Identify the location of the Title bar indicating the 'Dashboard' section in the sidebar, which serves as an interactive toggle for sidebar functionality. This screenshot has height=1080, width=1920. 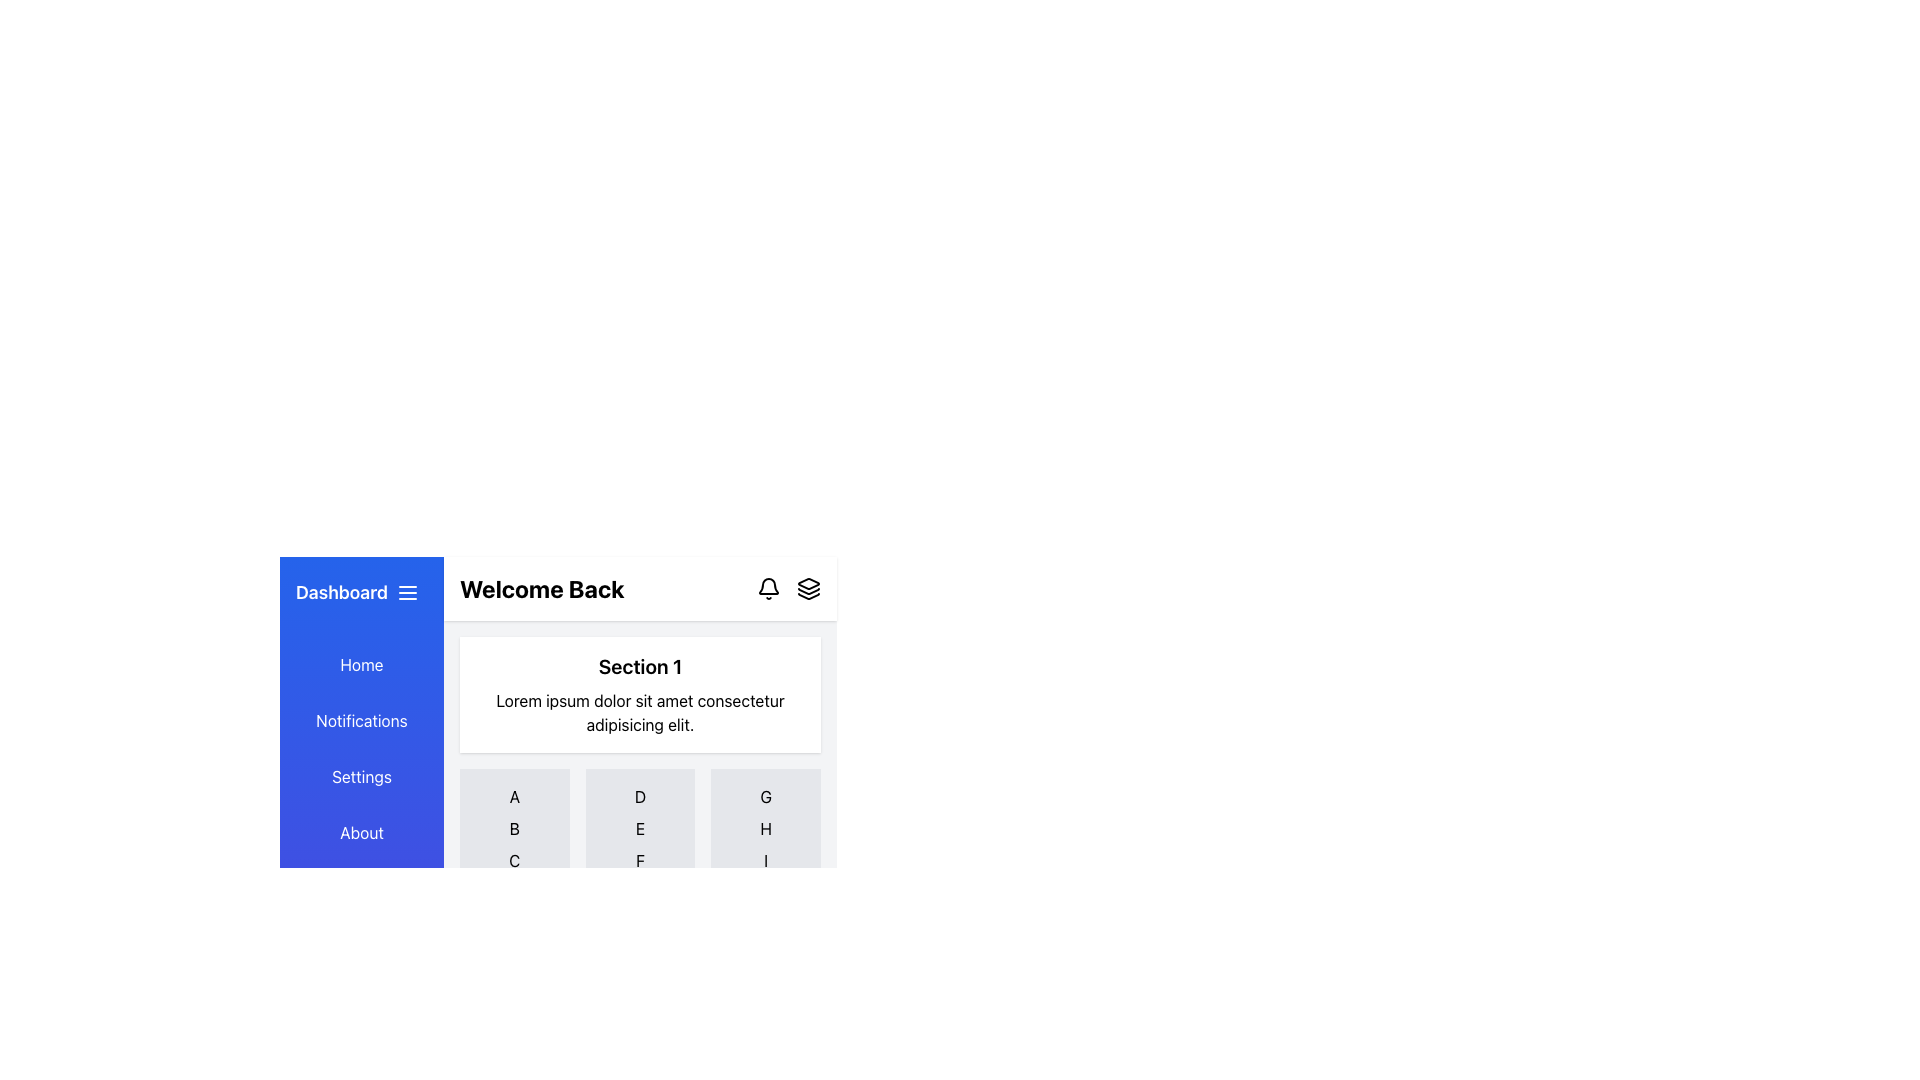
(361, 592).